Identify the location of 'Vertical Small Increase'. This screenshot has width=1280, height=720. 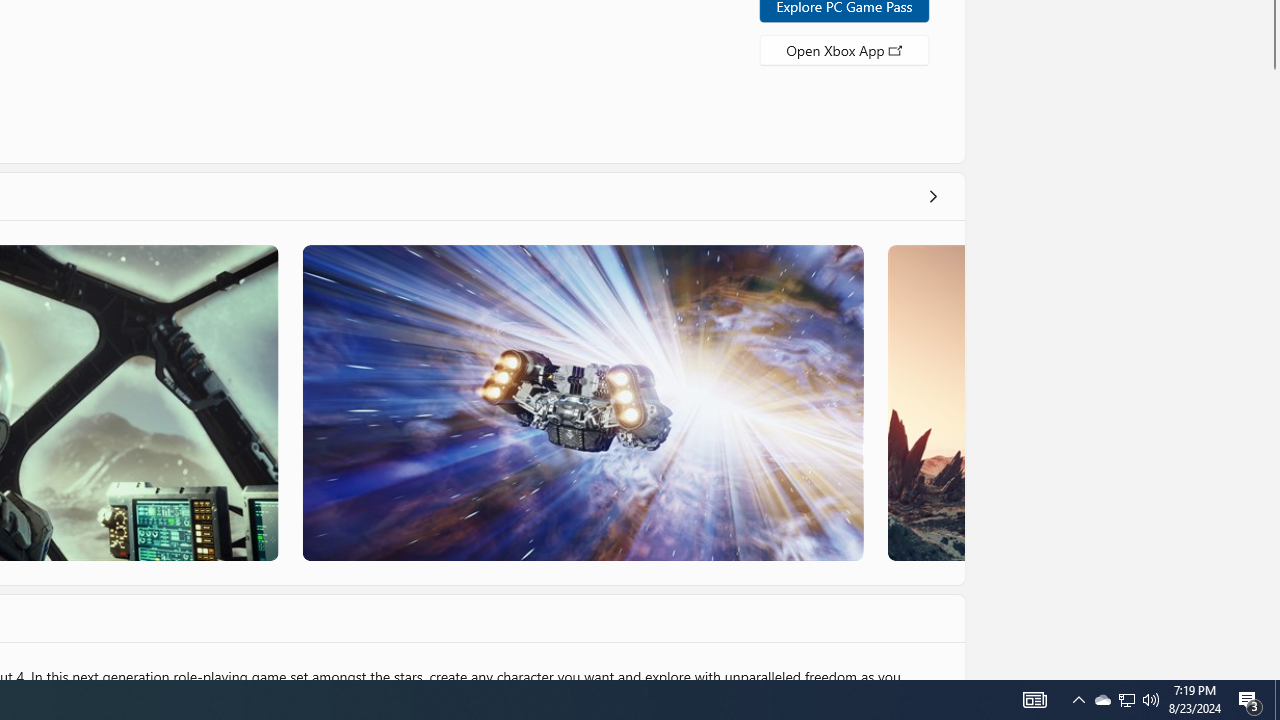
(1271, 672).